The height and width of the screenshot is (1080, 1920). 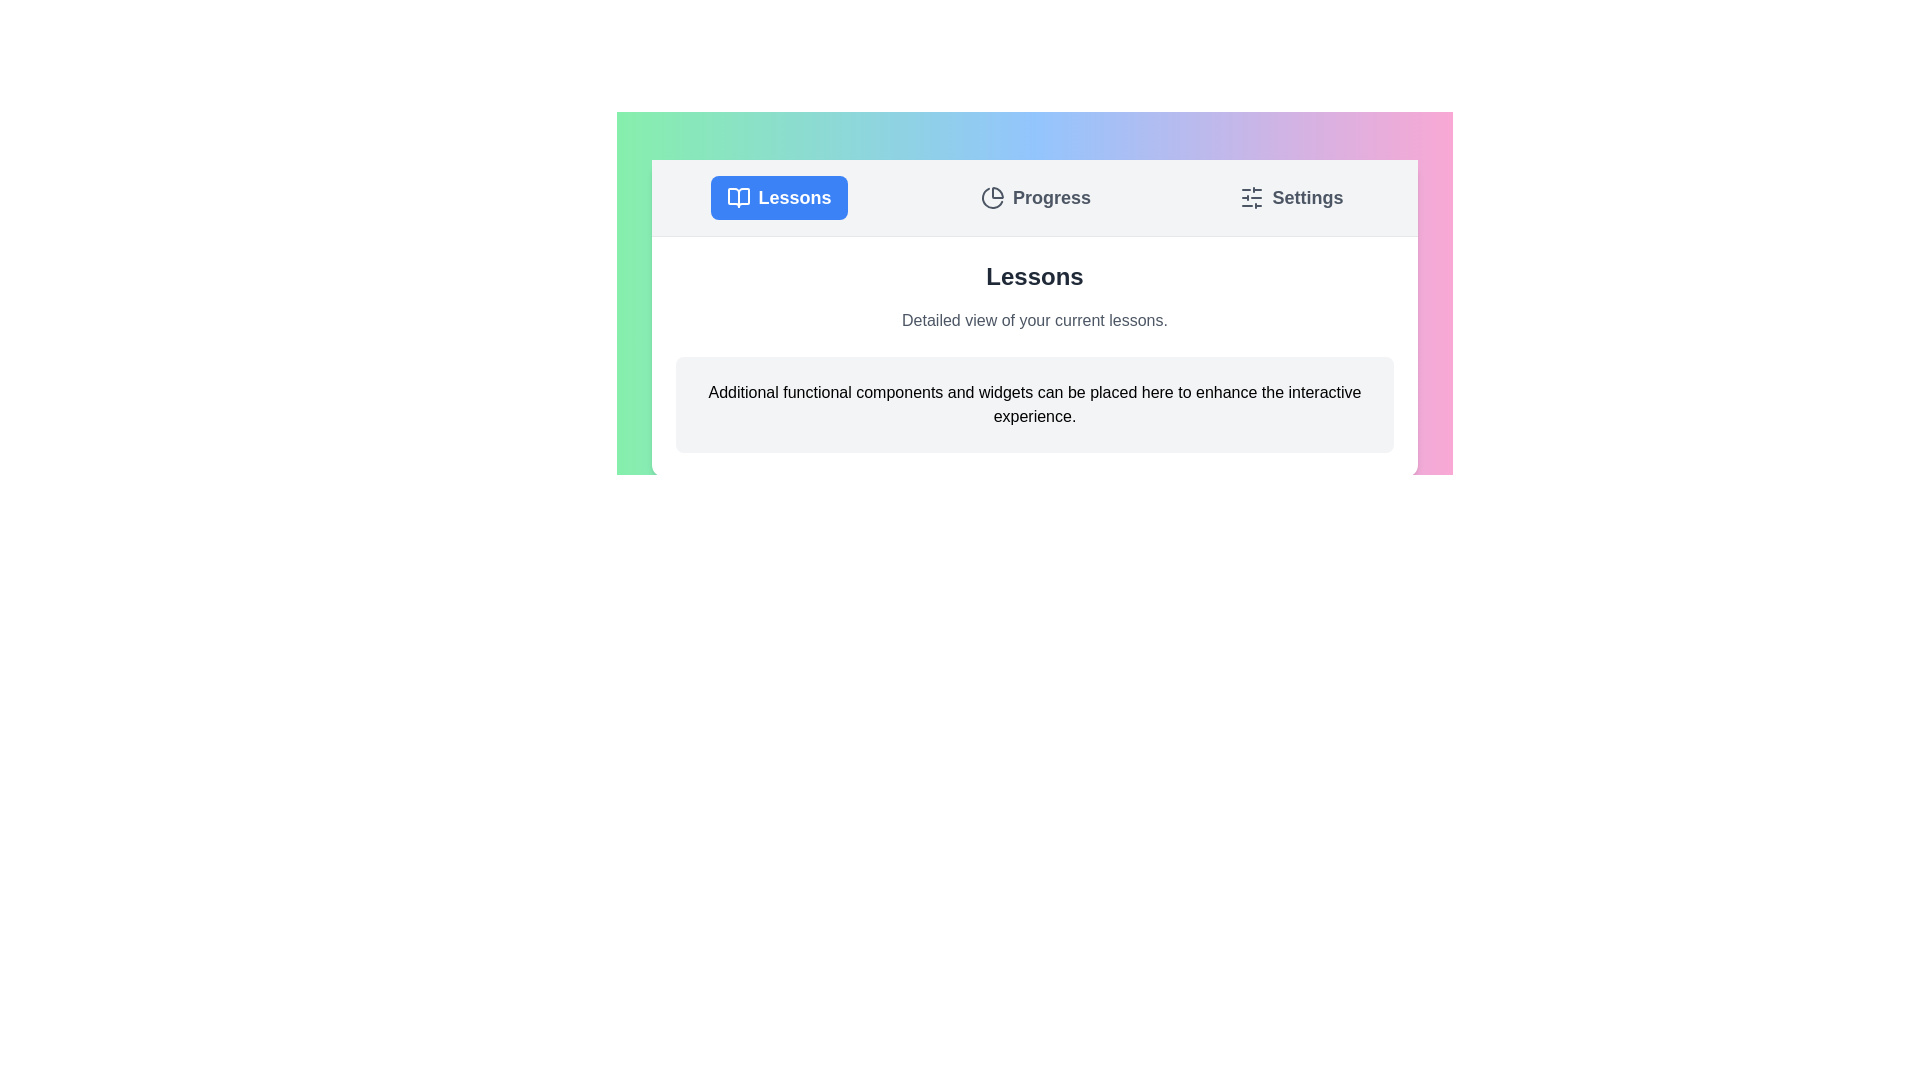 What do you see at coordinates (777, 197) in the screenshot?
I see `the Lessons tab by clicking on the corresponding tab button` at bounding box center [777, 197].